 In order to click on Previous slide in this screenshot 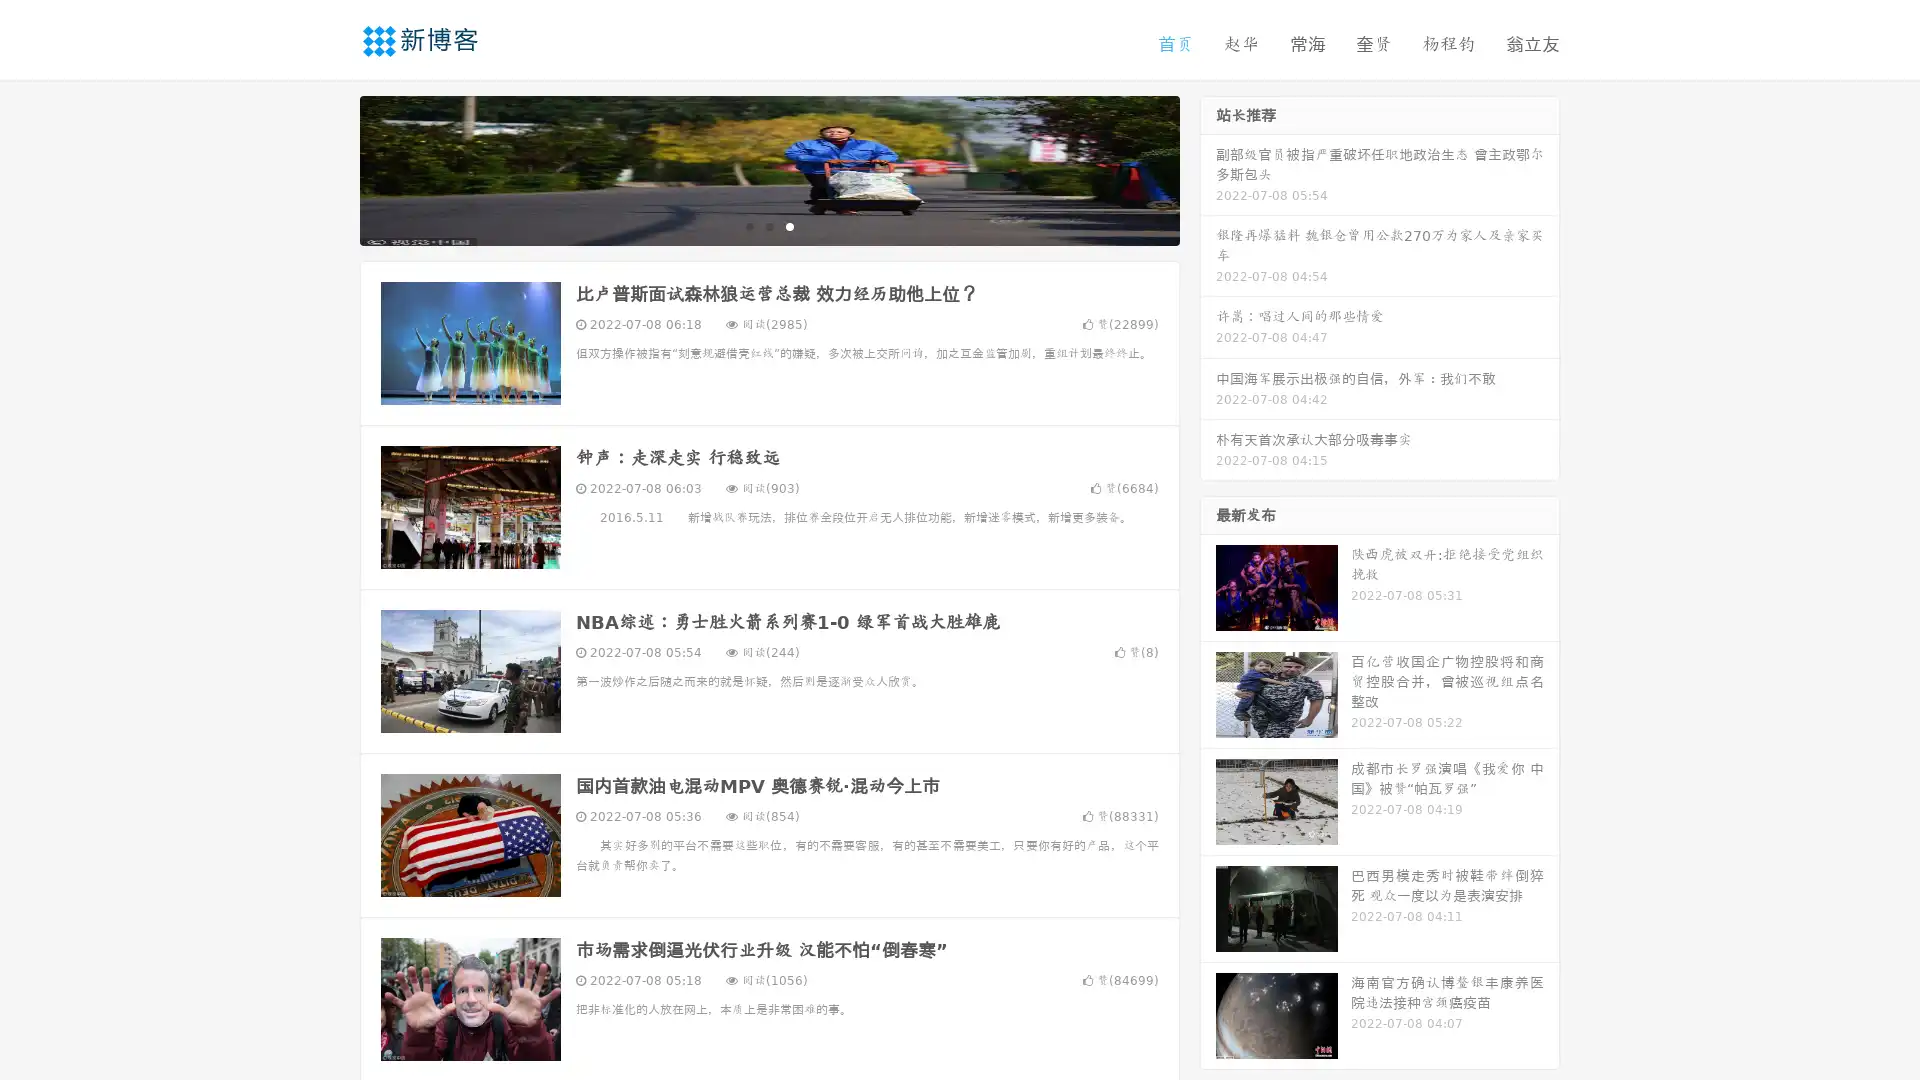, I will do `click(330, 168)`.